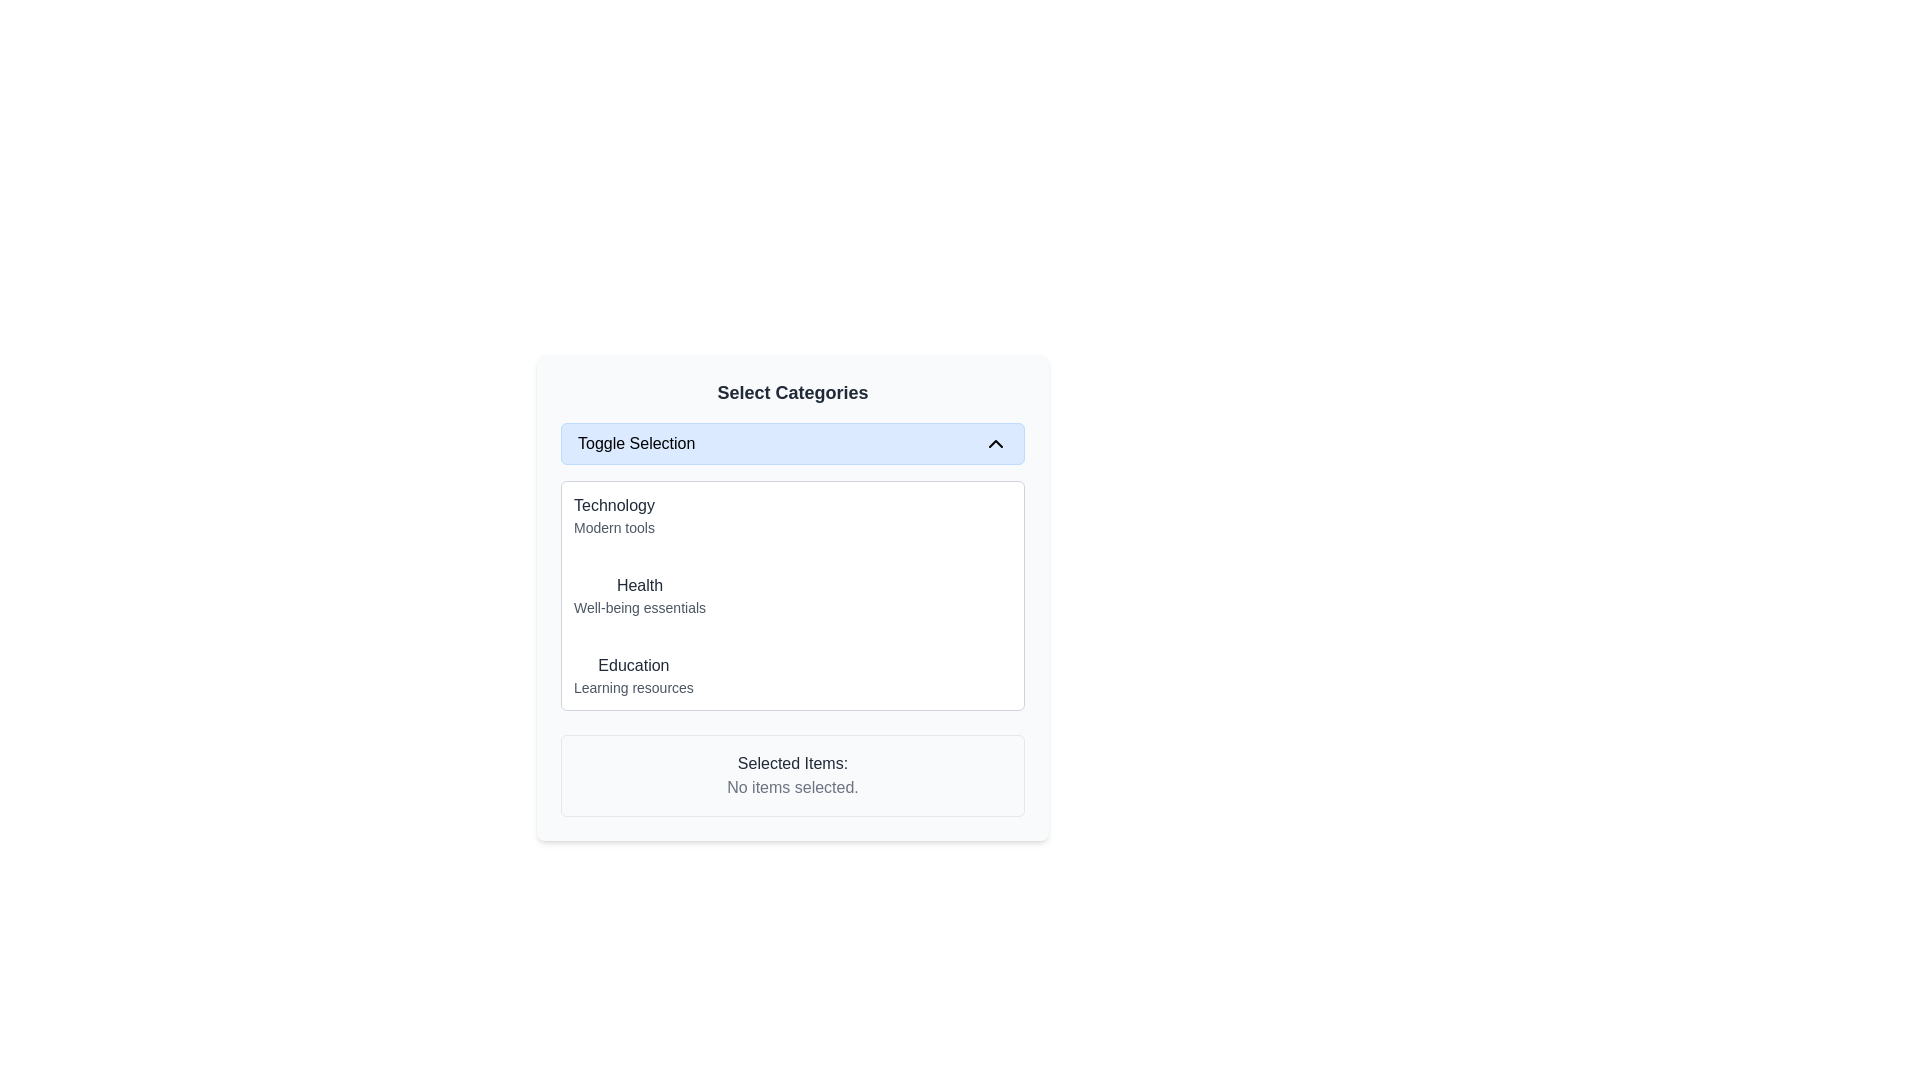  What do you see at coordinates (638, 585) in the screenshot?
I see `the 'Health' text label, which is the second slot in the vertical list of the 'Select Categories' panel, styled as a primary heading` at bounding box center [638, 585].